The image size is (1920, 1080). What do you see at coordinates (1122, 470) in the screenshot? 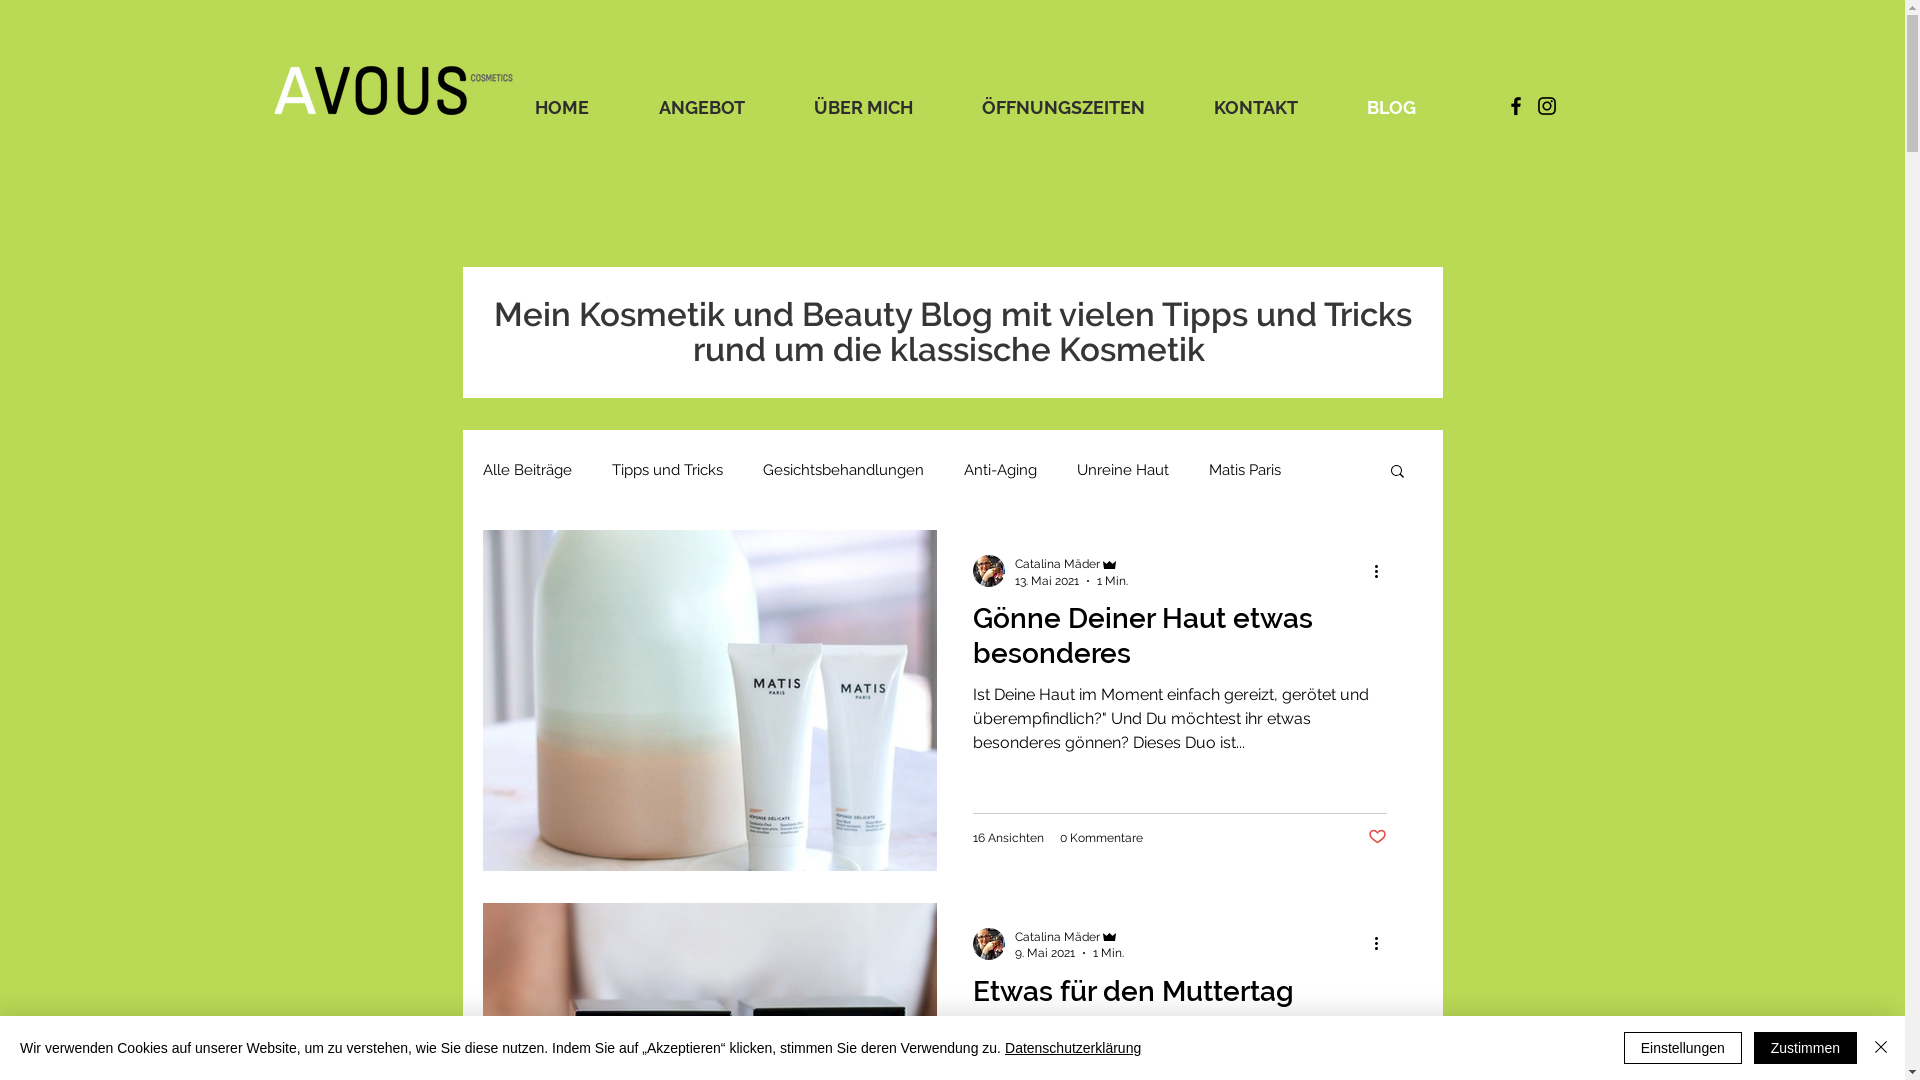
I see `'Unreine Haut'` at bounding box center [1122, 470].